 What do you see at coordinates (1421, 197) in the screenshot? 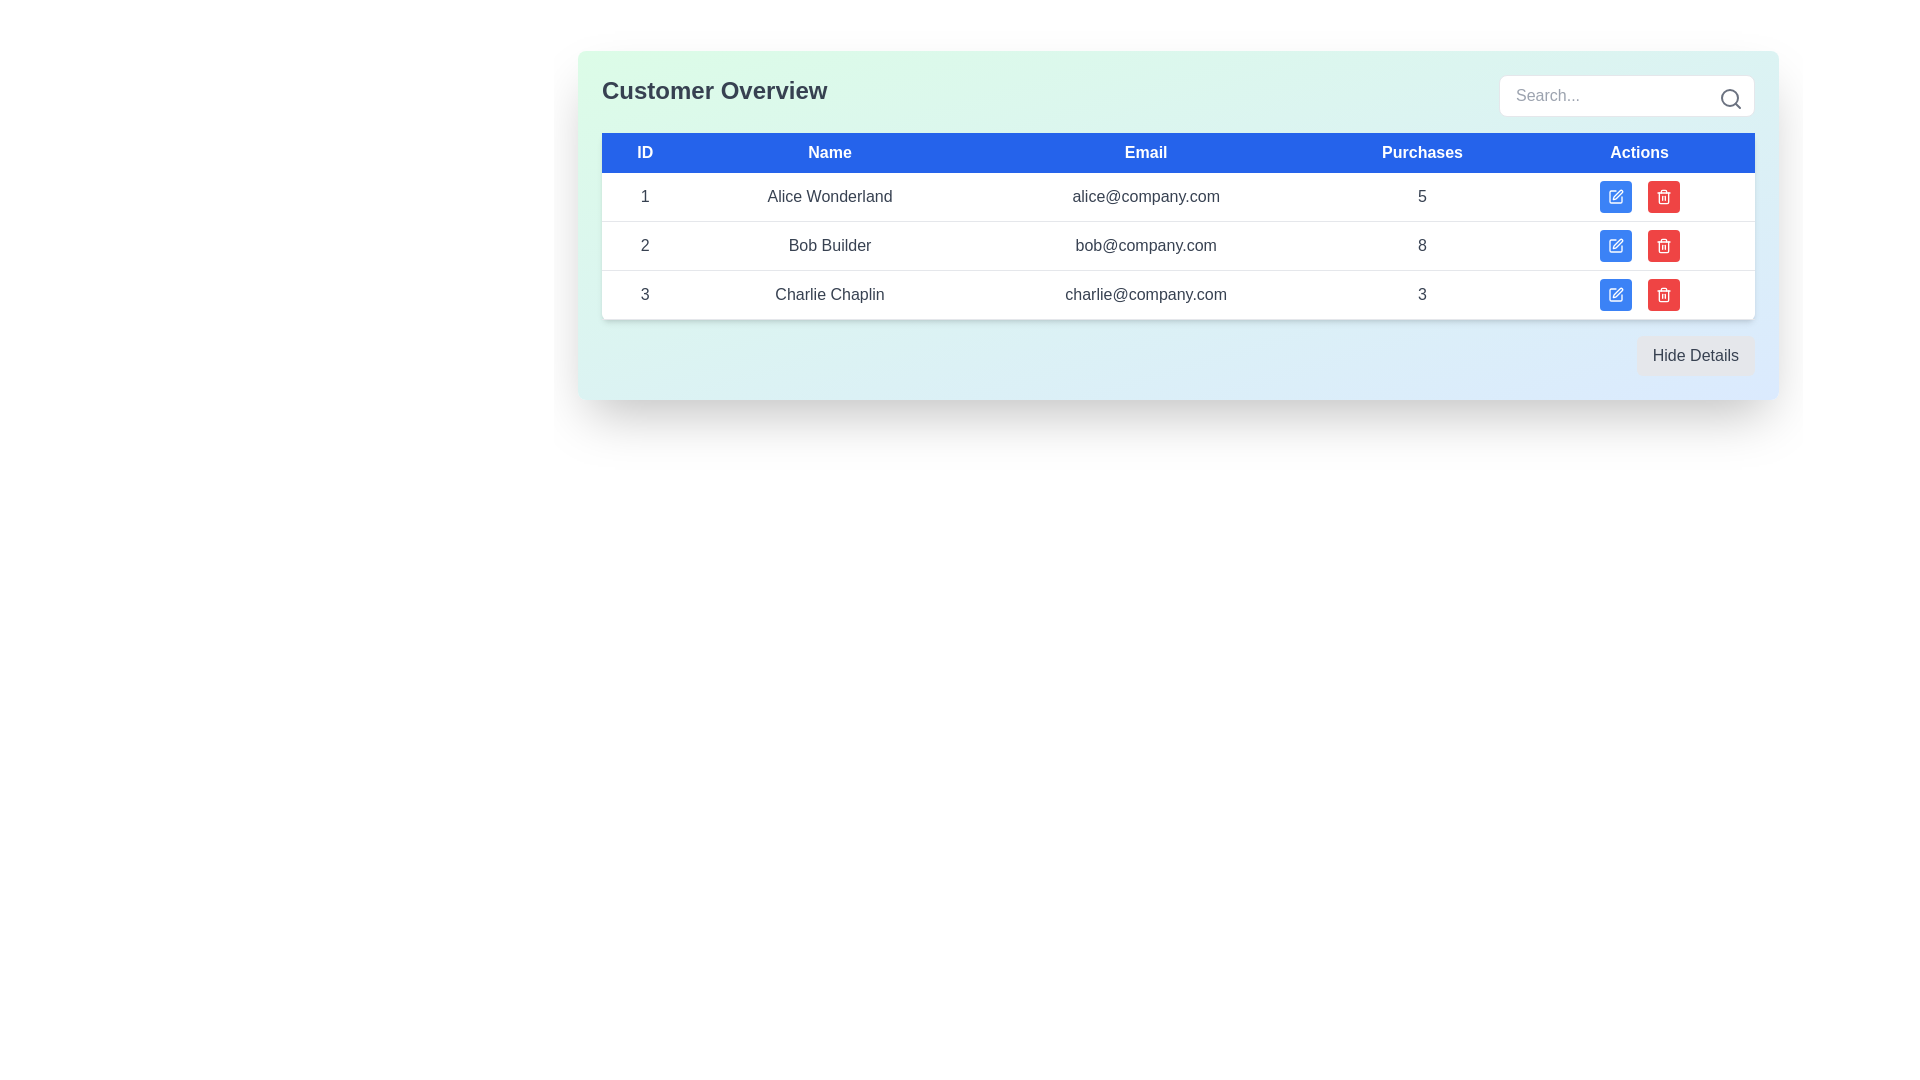
I see `the text element indicating the number of purchases associated with user 'Alice Wonderland', located in the fourth column of the first row of the table` at bounding box center [1421, 197].